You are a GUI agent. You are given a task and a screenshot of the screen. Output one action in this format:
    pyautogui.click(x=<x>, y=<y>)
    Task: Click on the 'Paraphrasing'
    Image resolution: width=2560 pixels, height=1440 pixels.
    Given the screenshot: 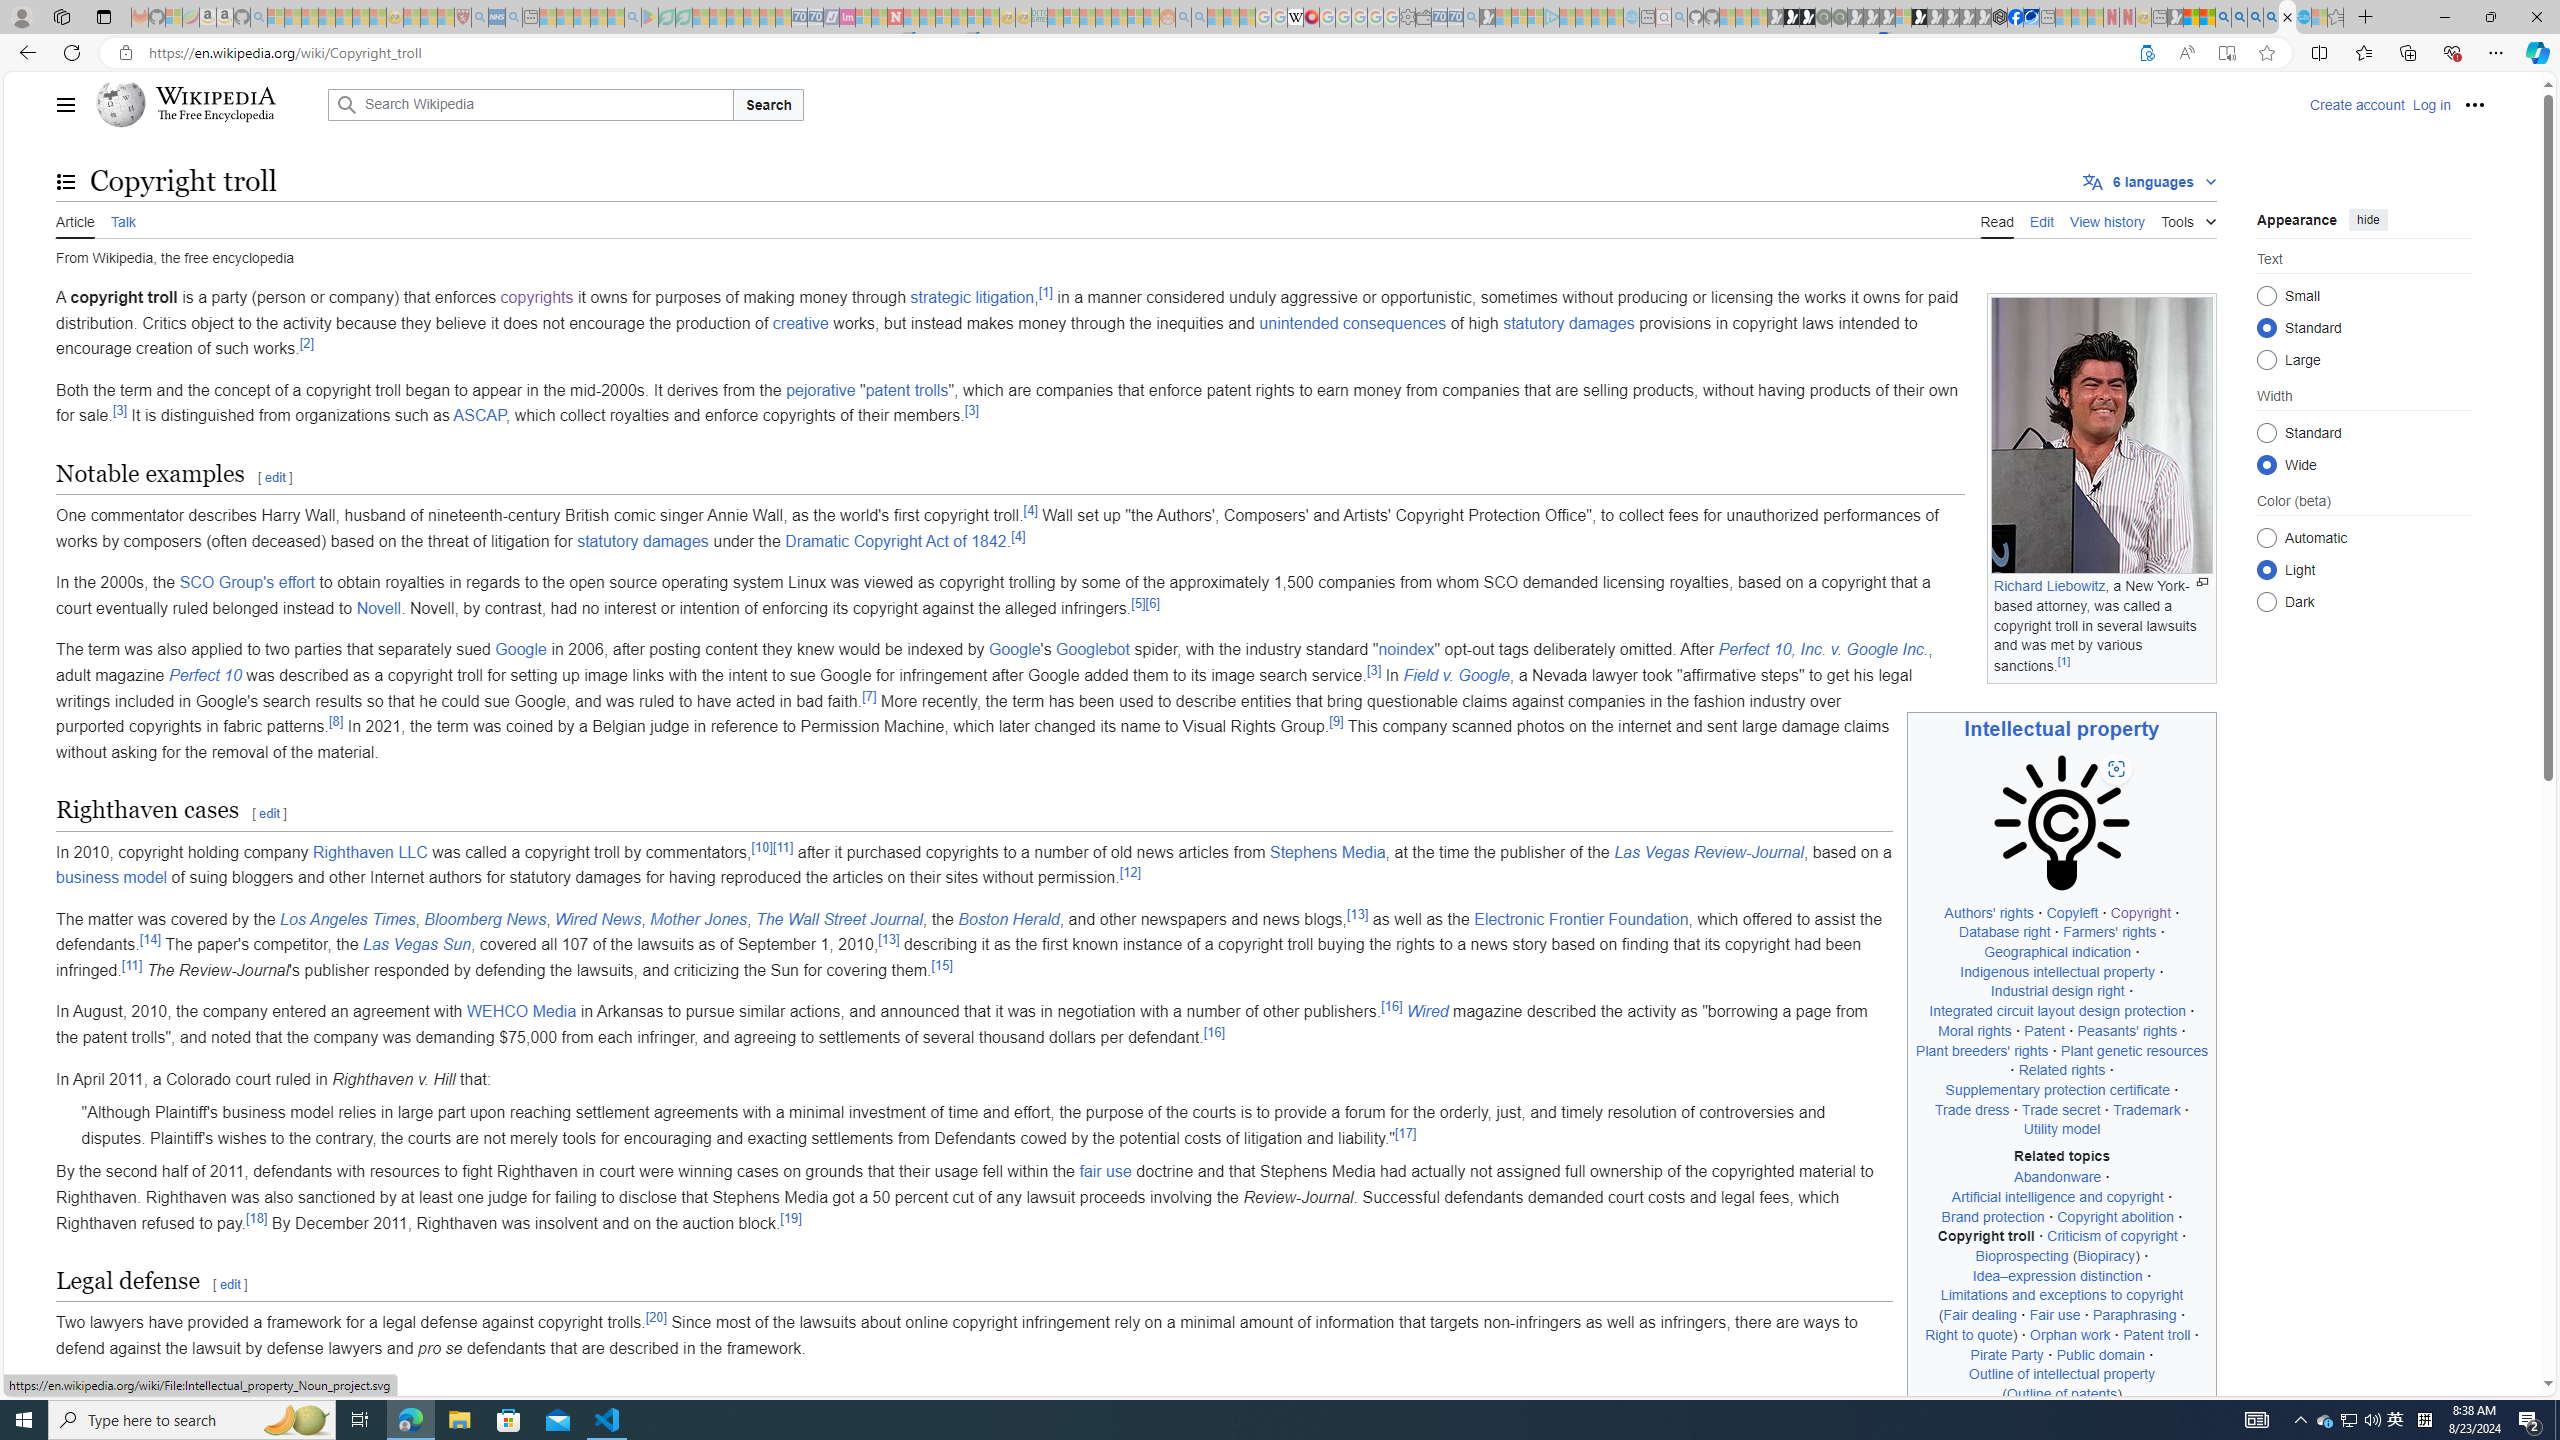 What is the action you would take?
    pyautogui.click(x=2135, y=1314)
    